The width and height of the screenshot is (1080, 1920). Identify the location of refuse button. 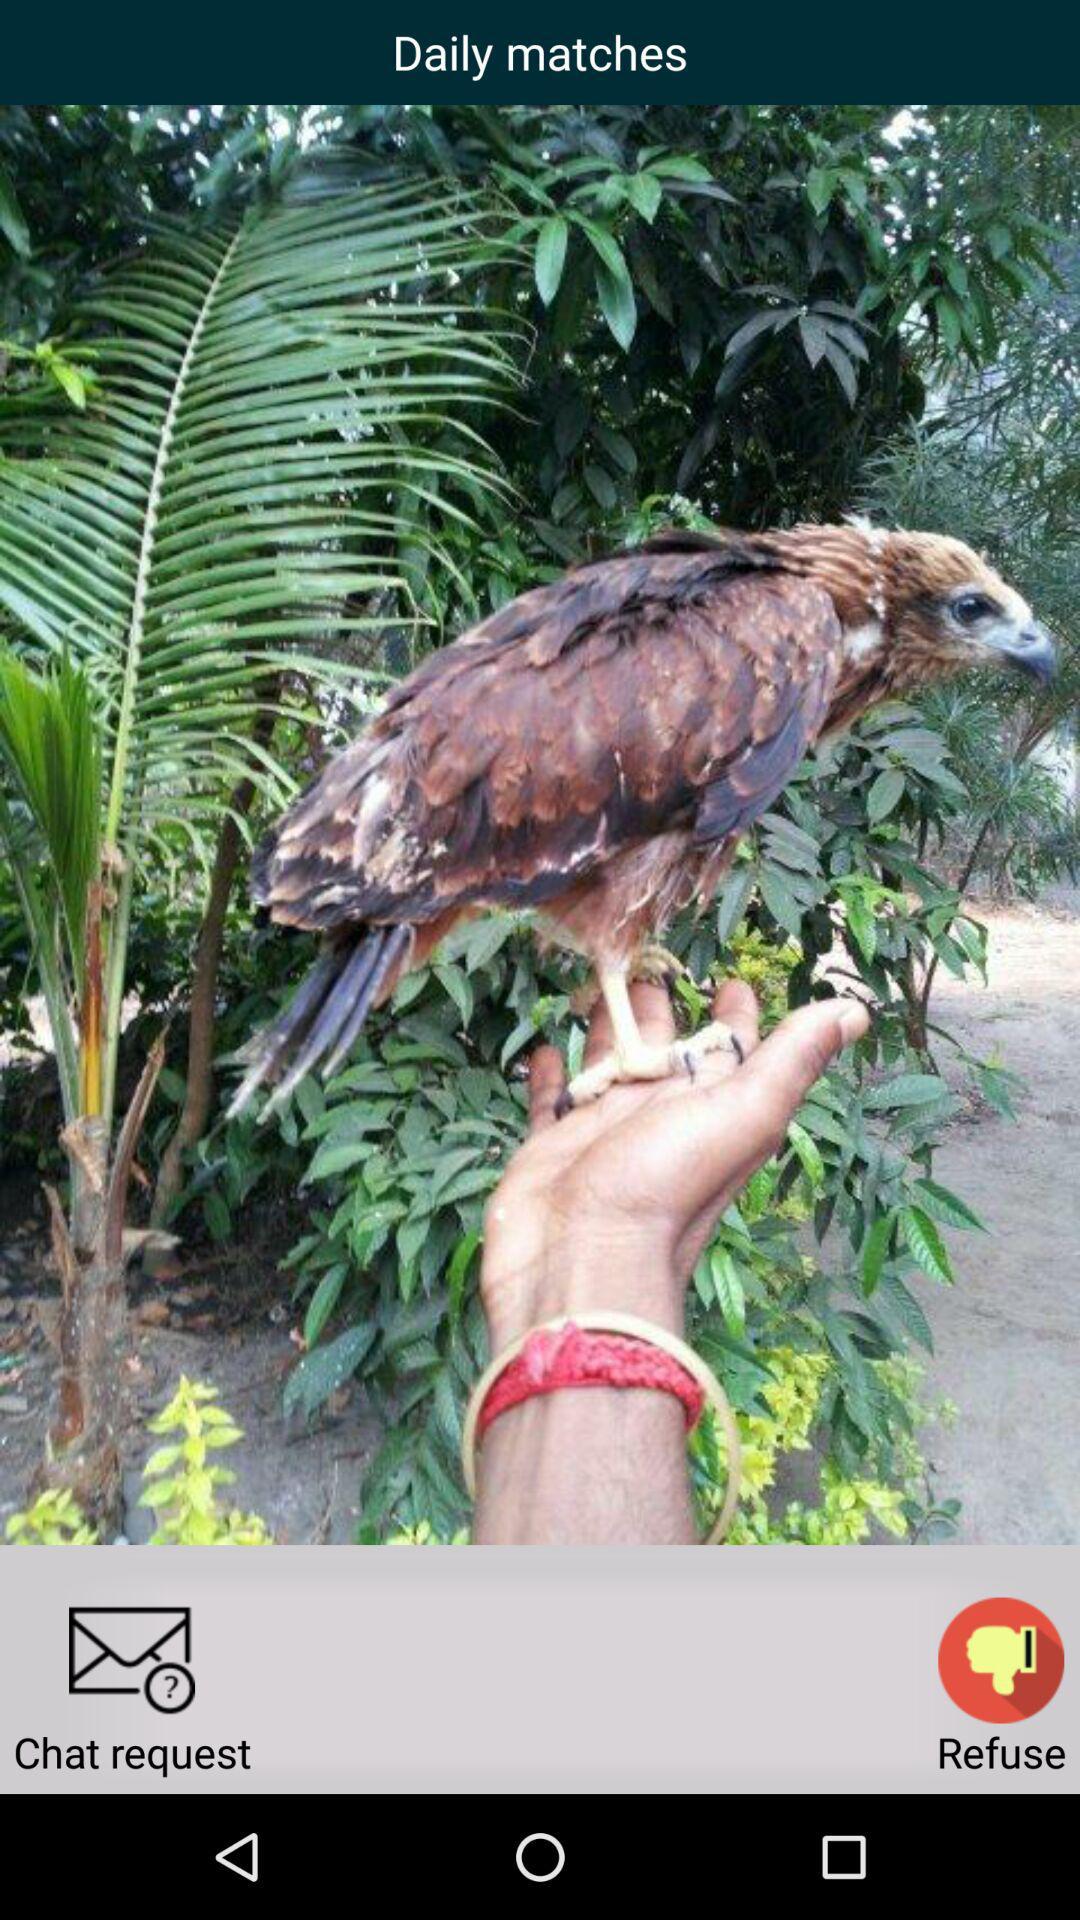
(1001, 1660).